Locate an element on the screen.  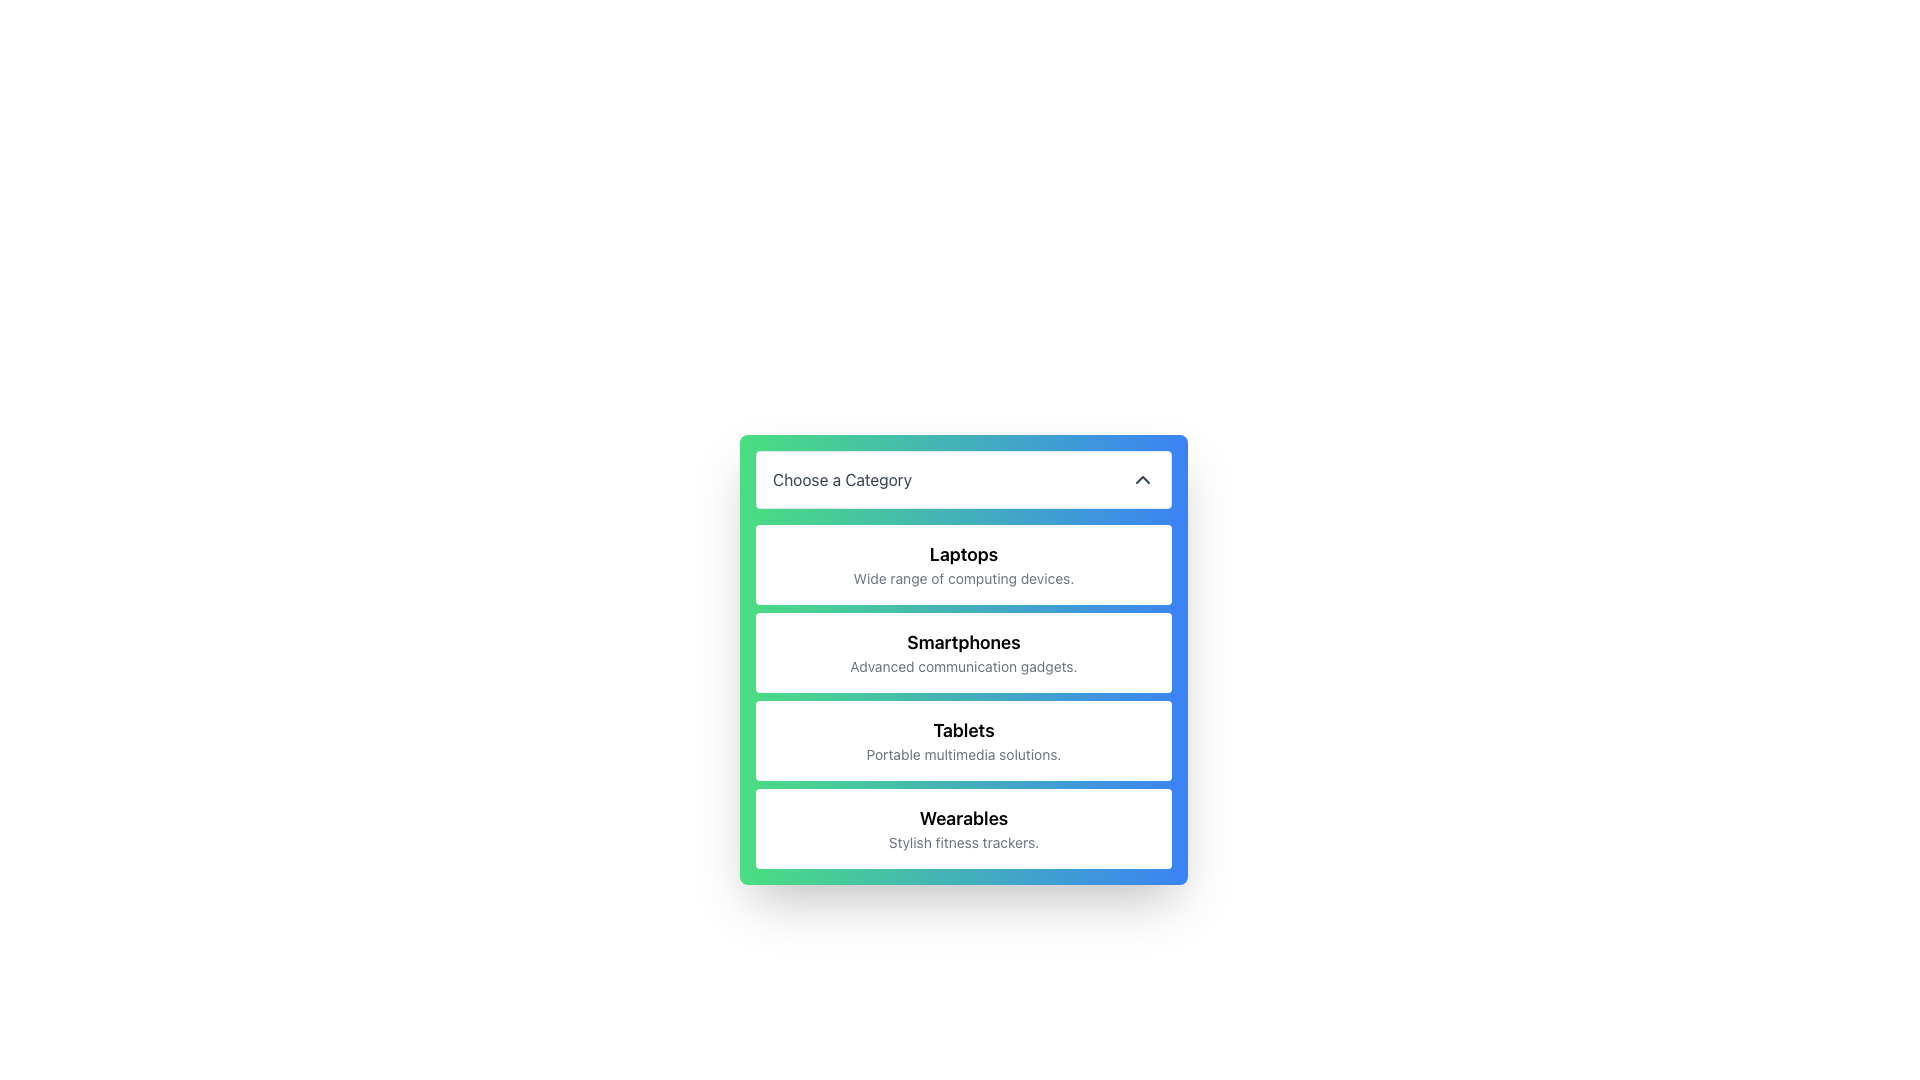
the static text label that indicates to the user to click to select or view categories from the dropdown menu is located at coordinates (842, 479).